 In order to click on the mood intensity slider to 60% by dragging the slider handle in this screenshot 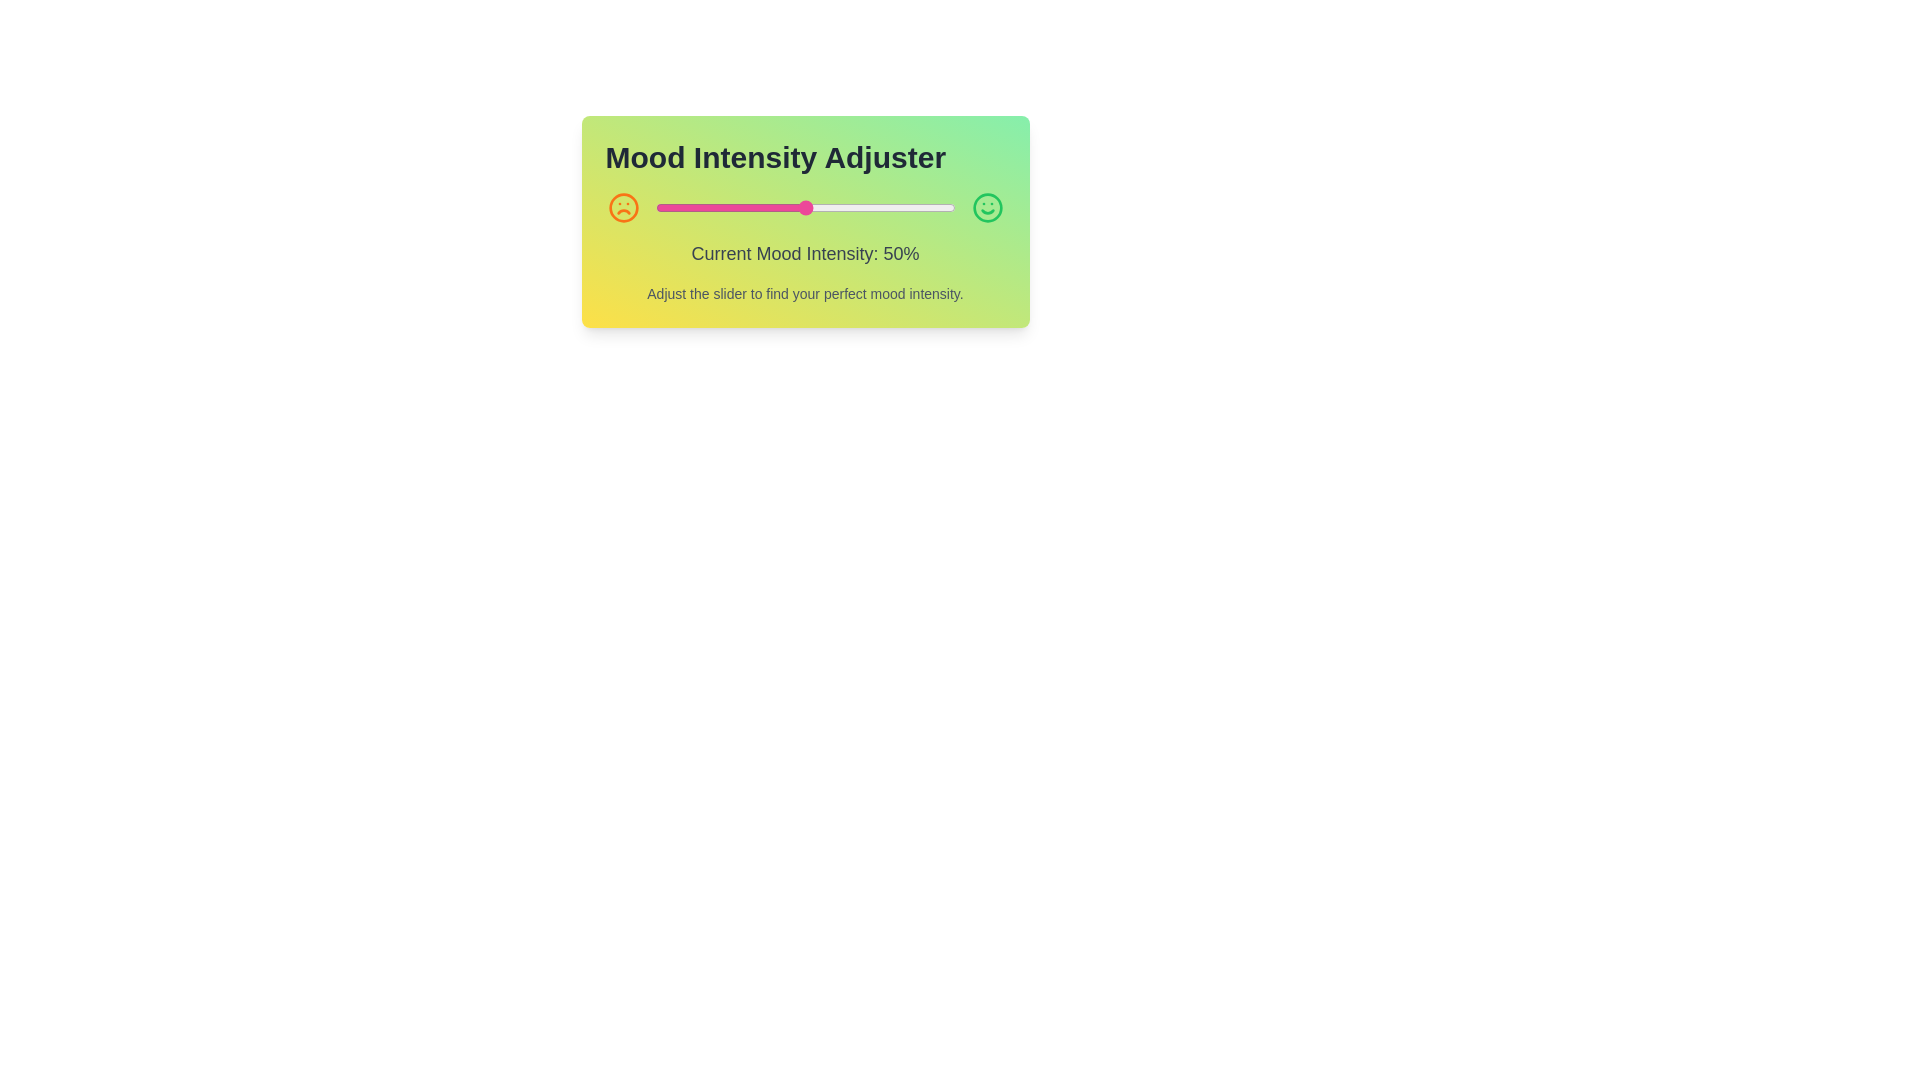, I will do `click(835, 208)`.